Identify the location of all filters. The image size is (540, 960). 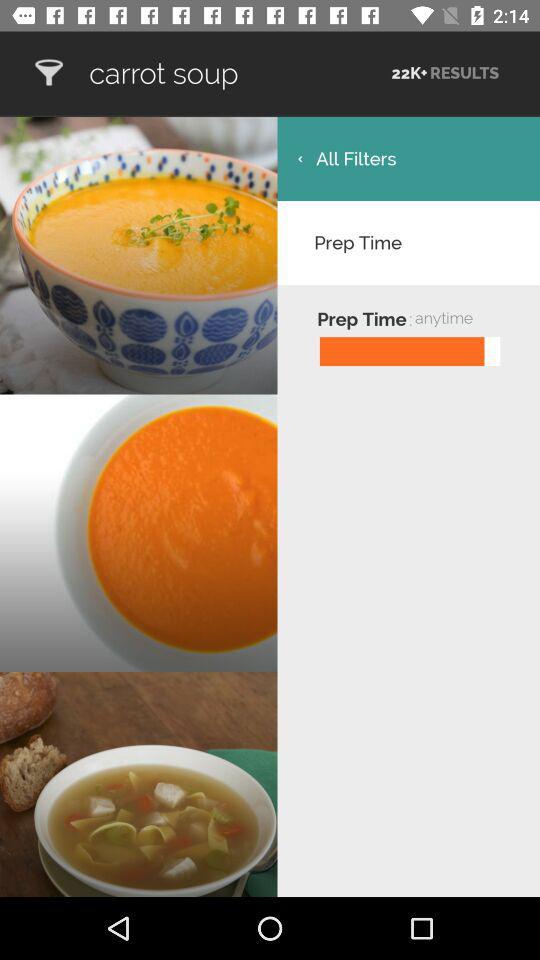
(407, 157).